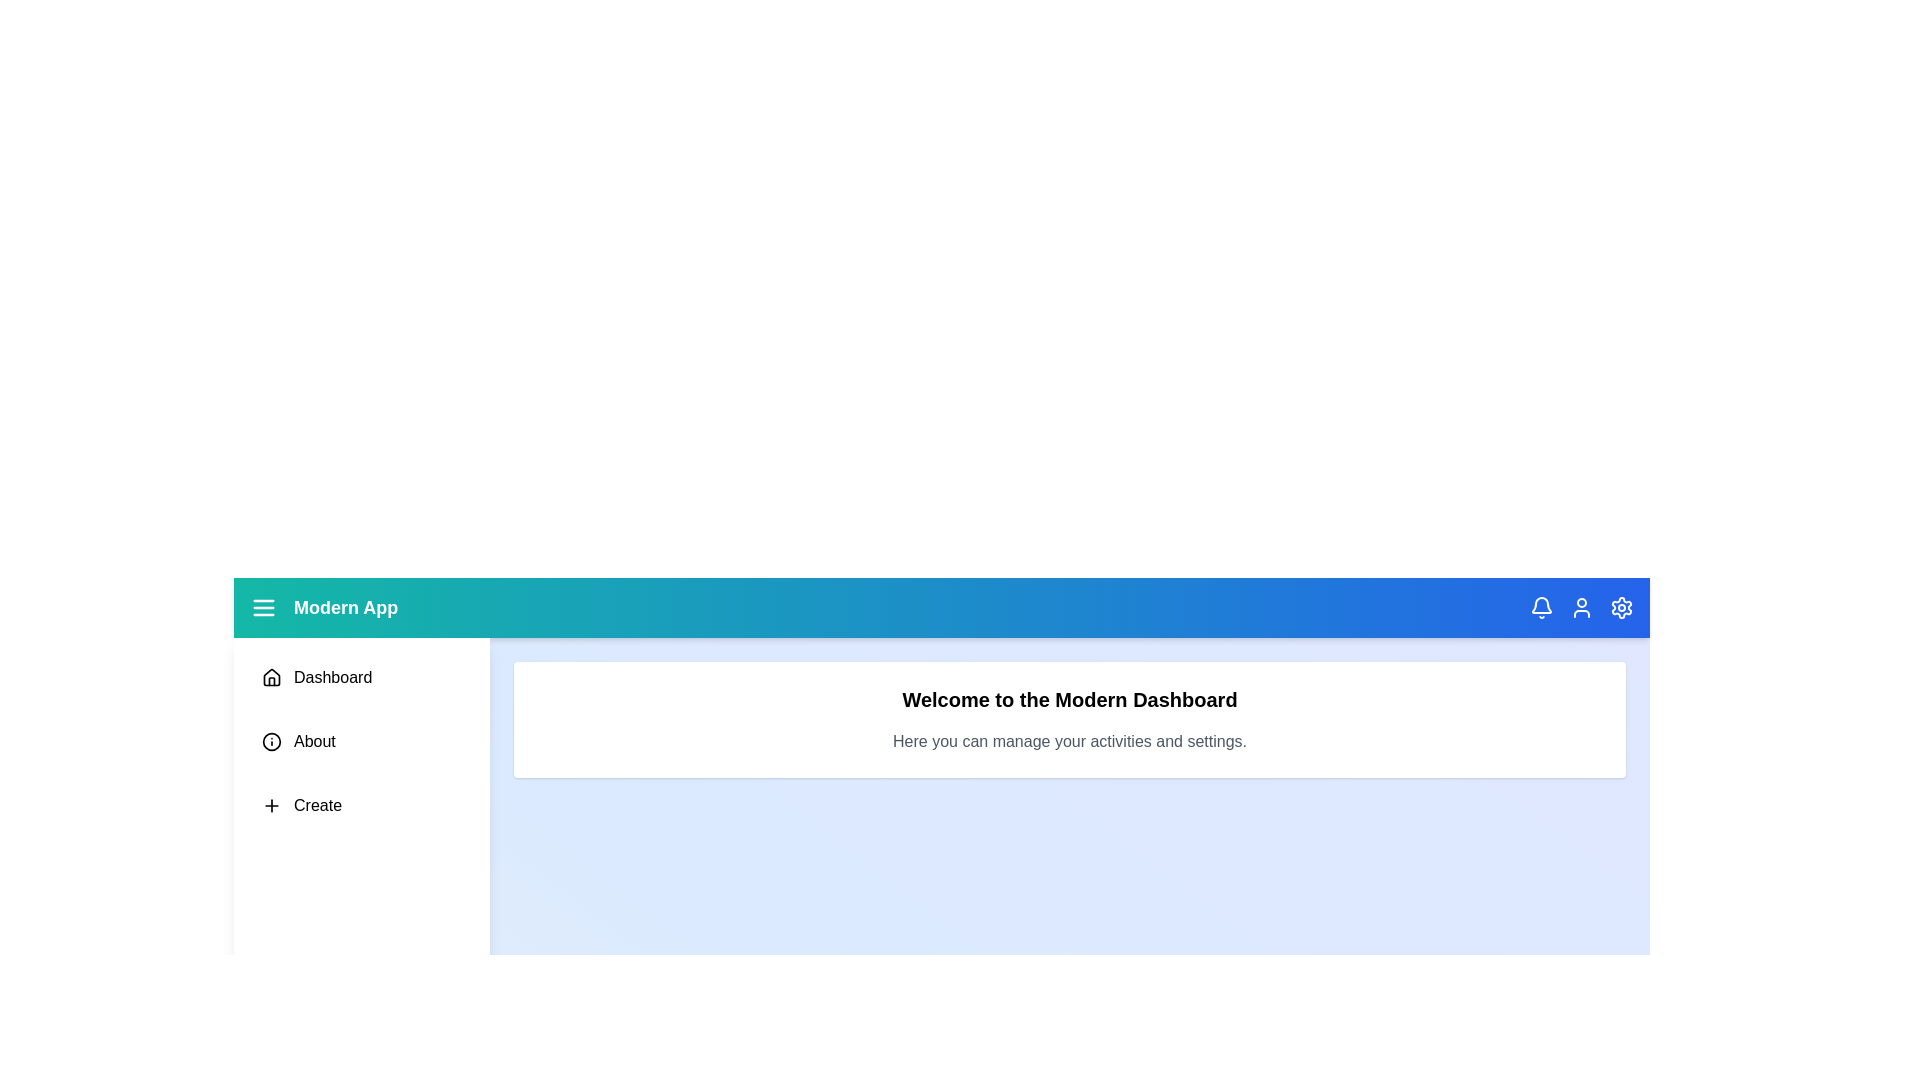 This screenshot has width=1920, height=1080. What do you see at coordinates (1622, 607) in the screenshot?
I see `the header icon Settings to perform its respective action` at bounding box center [1622, 607].